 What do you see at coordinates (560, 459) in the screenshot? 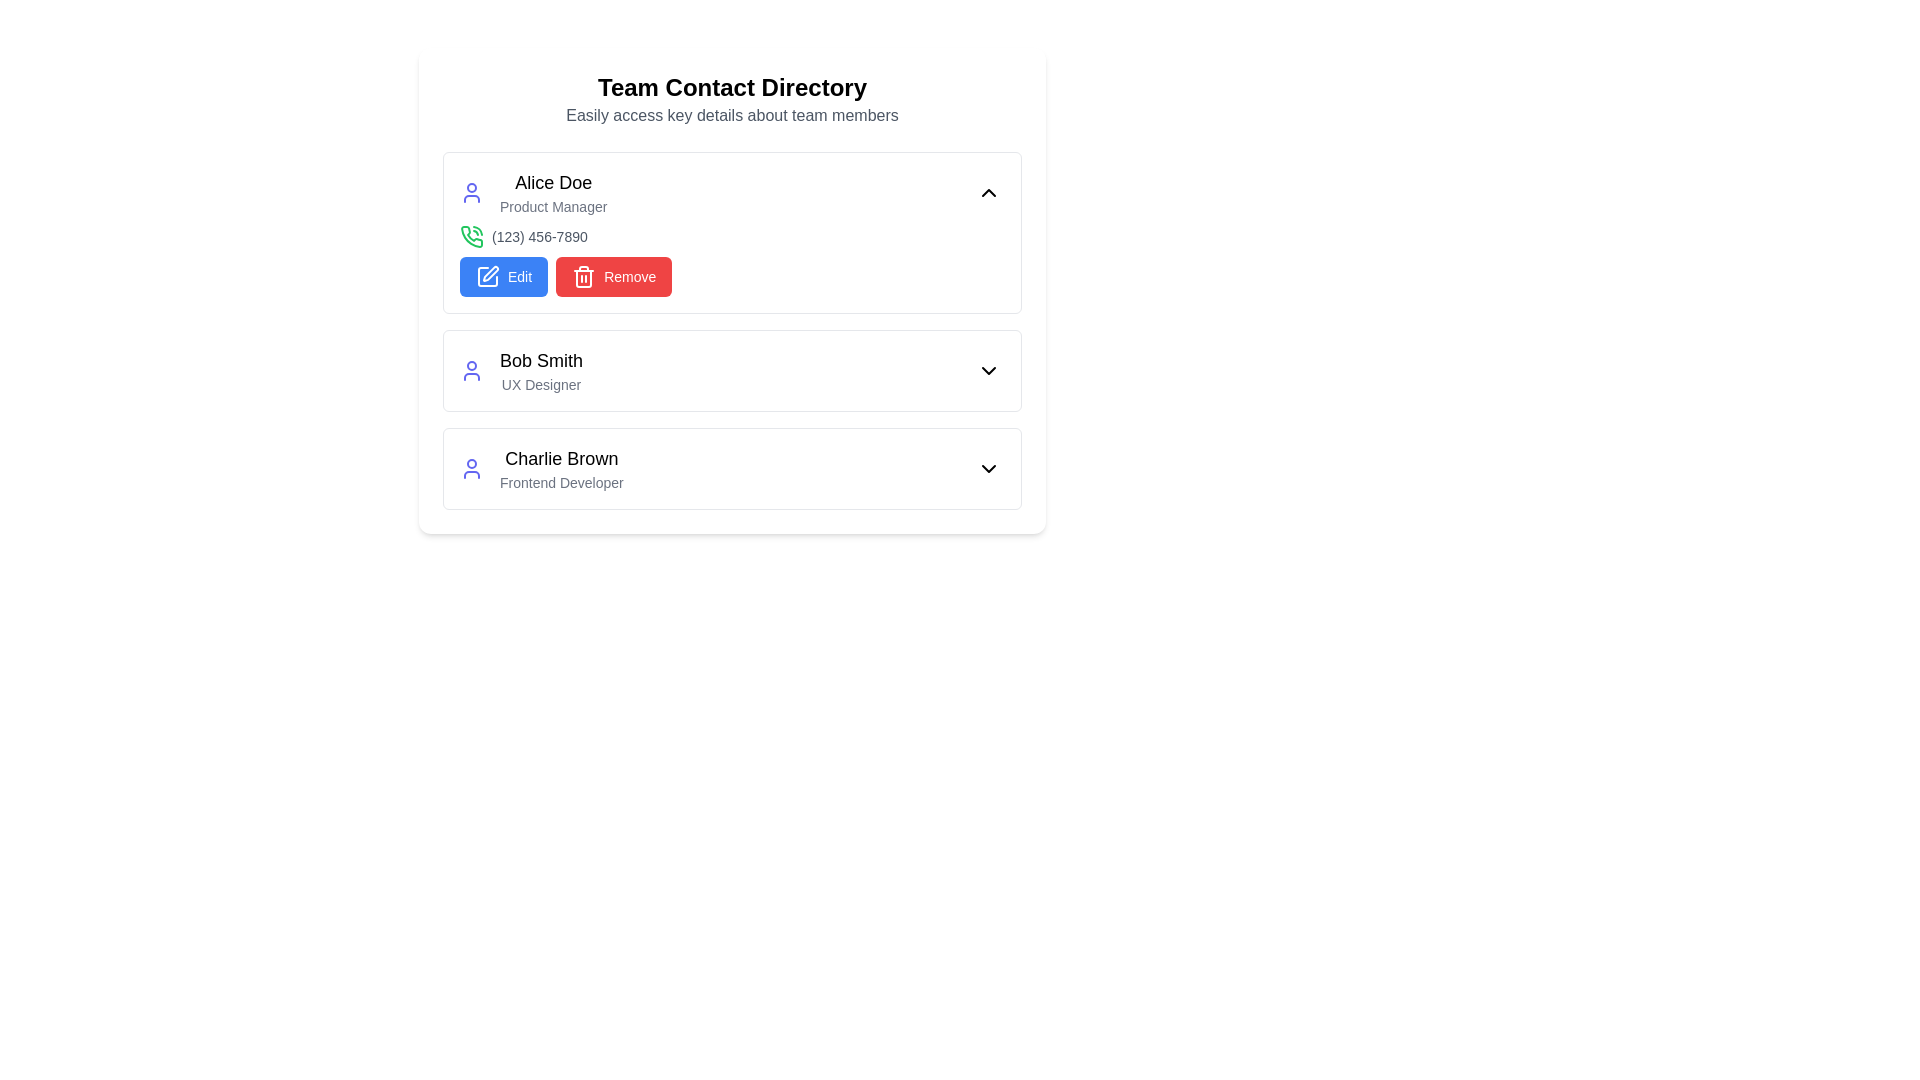
I see `the text label reading 'Charlie Brown' which is positioned at the top of the contact card interface, above the description 'Frontend Developer', by moving the cursor over it` at bounding box center [560, 459].